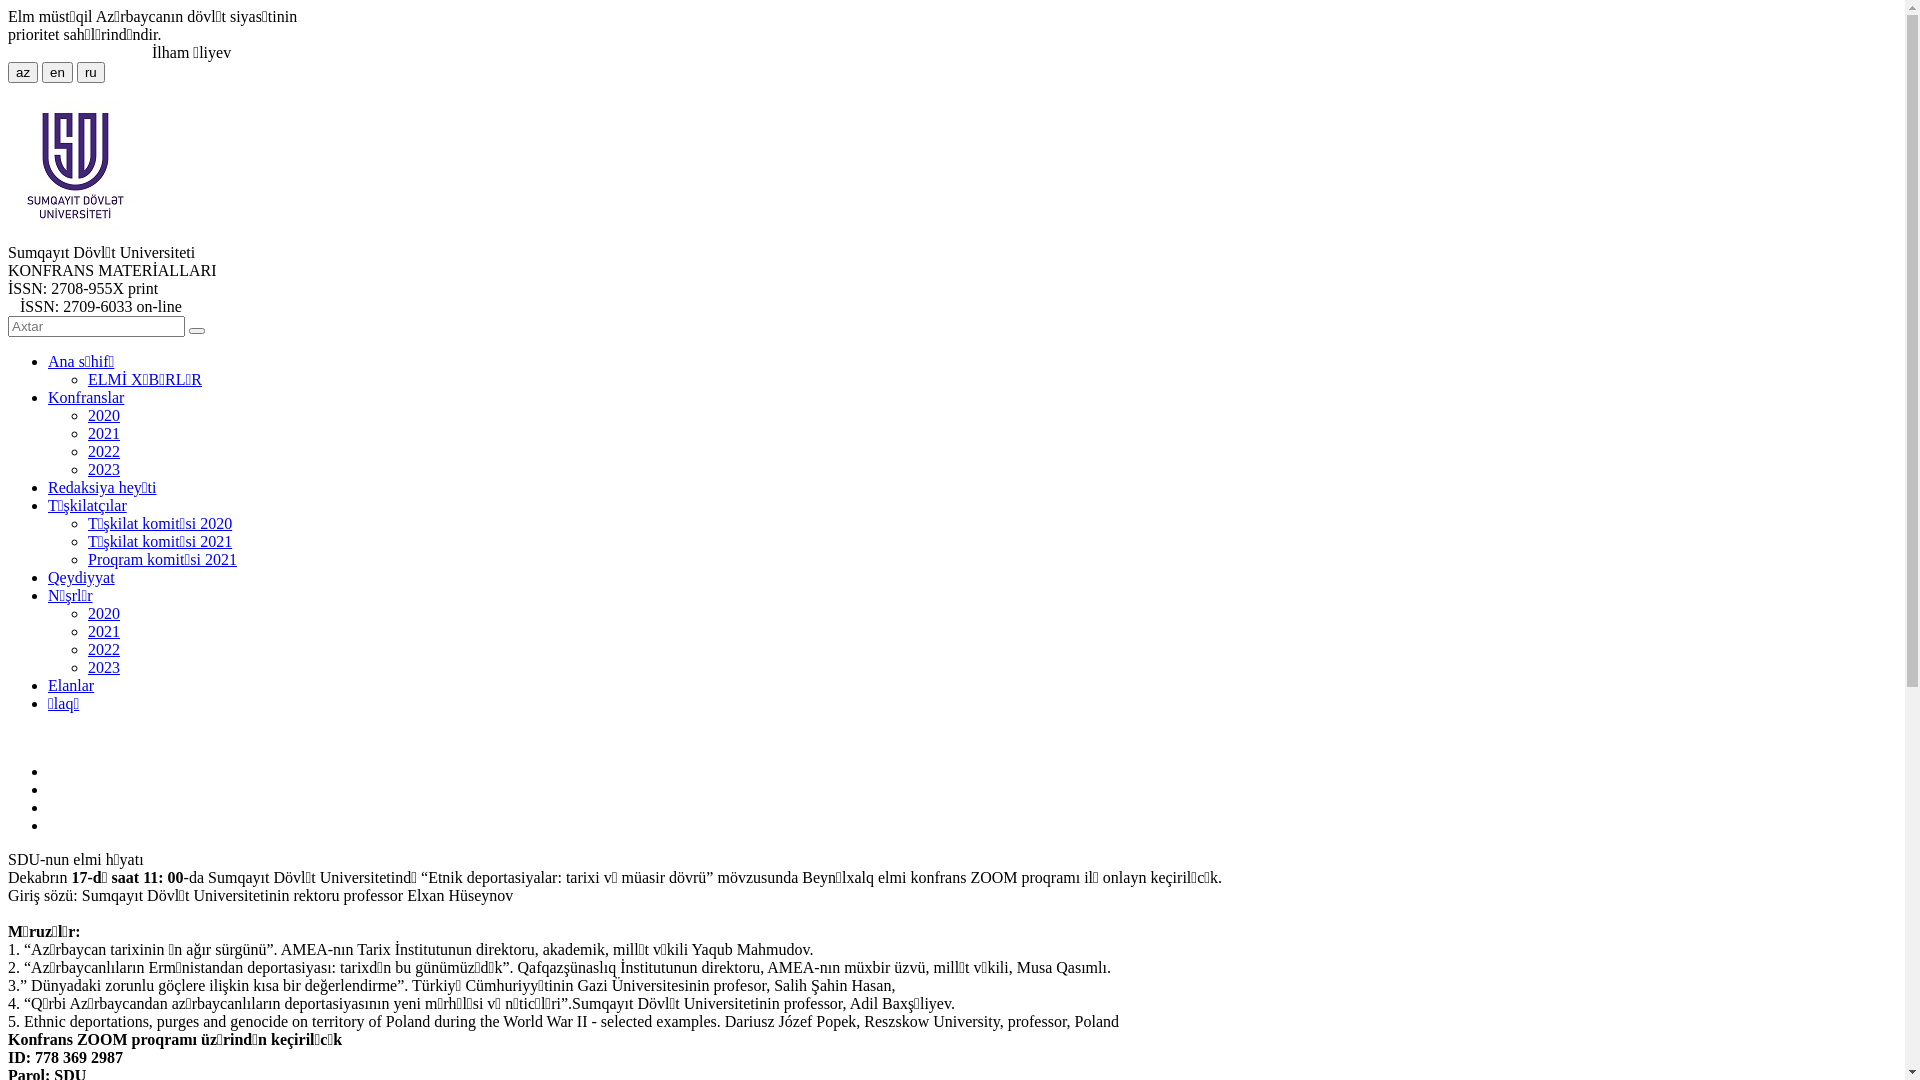 The width and height of the screenshot is (1920, 1080). Describe the element at coordinates (103, 649) in the screenshot. I see `'2022'` at that location.